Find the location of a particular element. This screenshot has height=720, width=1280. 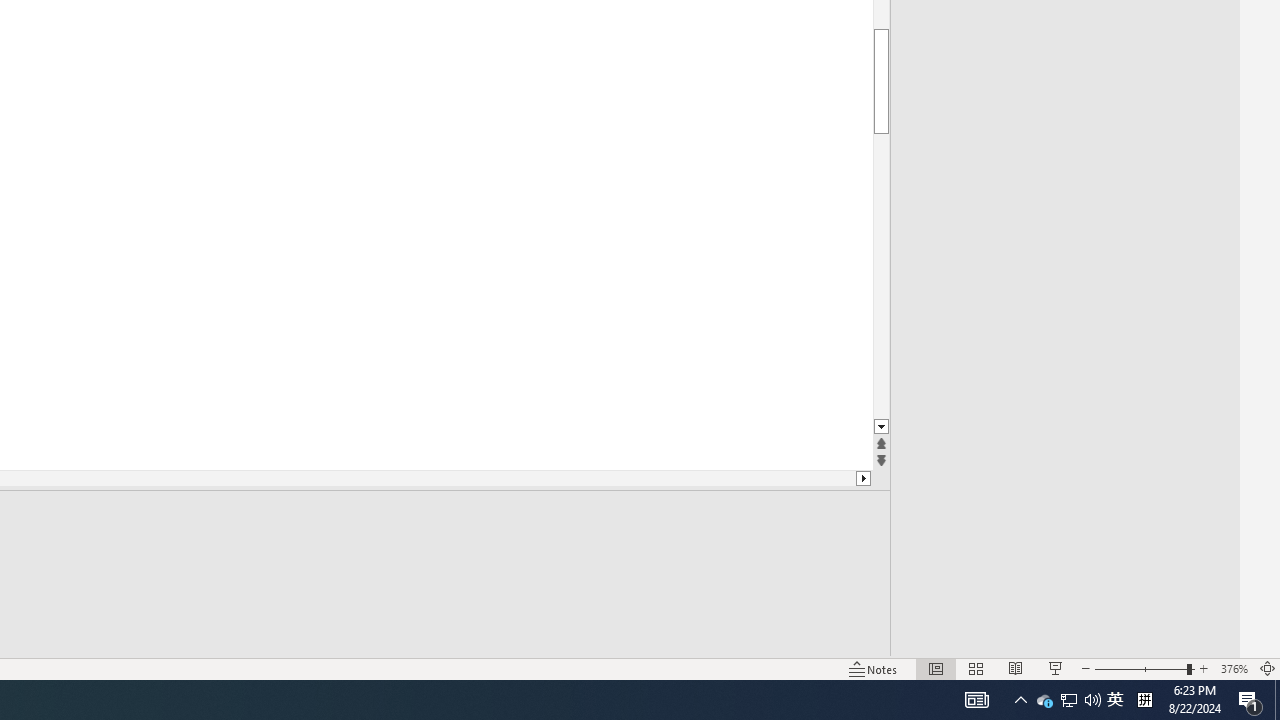

'Zoom 376%' is located at coordinates (1233, 669).